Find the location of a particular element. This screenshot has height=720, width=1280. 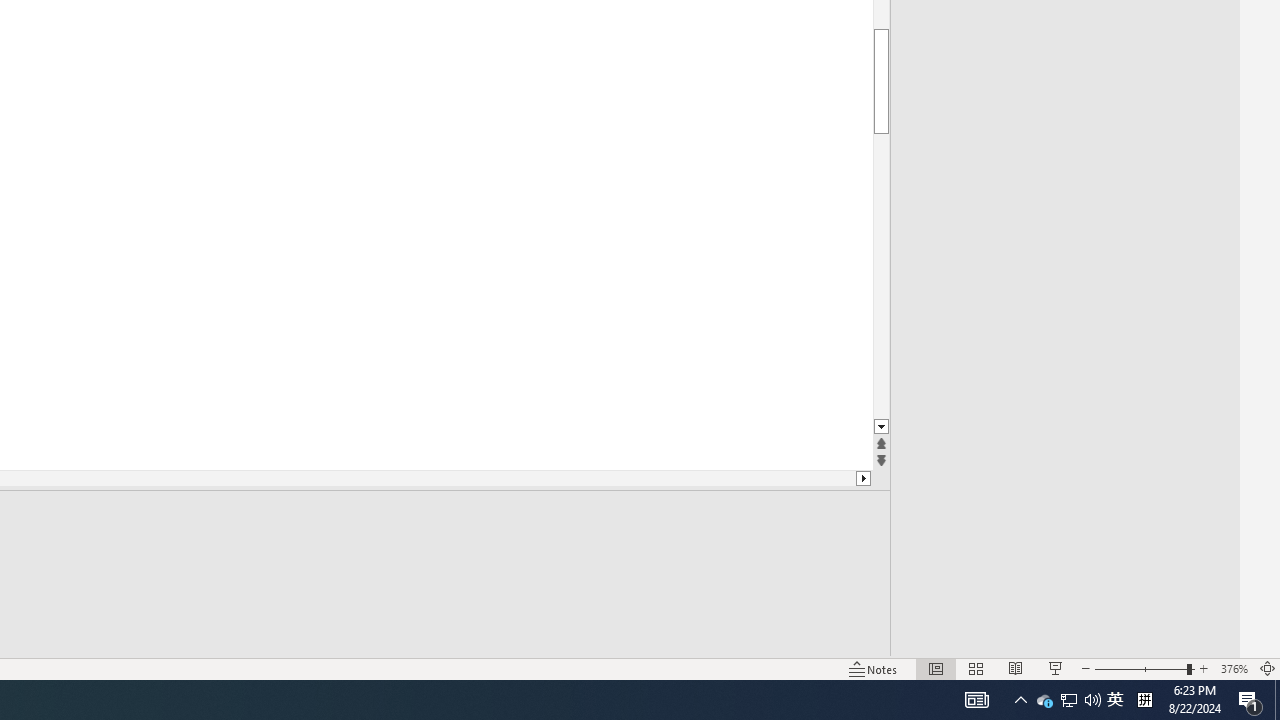

'Zoom 376%' is located at coordinates (1233, 669).